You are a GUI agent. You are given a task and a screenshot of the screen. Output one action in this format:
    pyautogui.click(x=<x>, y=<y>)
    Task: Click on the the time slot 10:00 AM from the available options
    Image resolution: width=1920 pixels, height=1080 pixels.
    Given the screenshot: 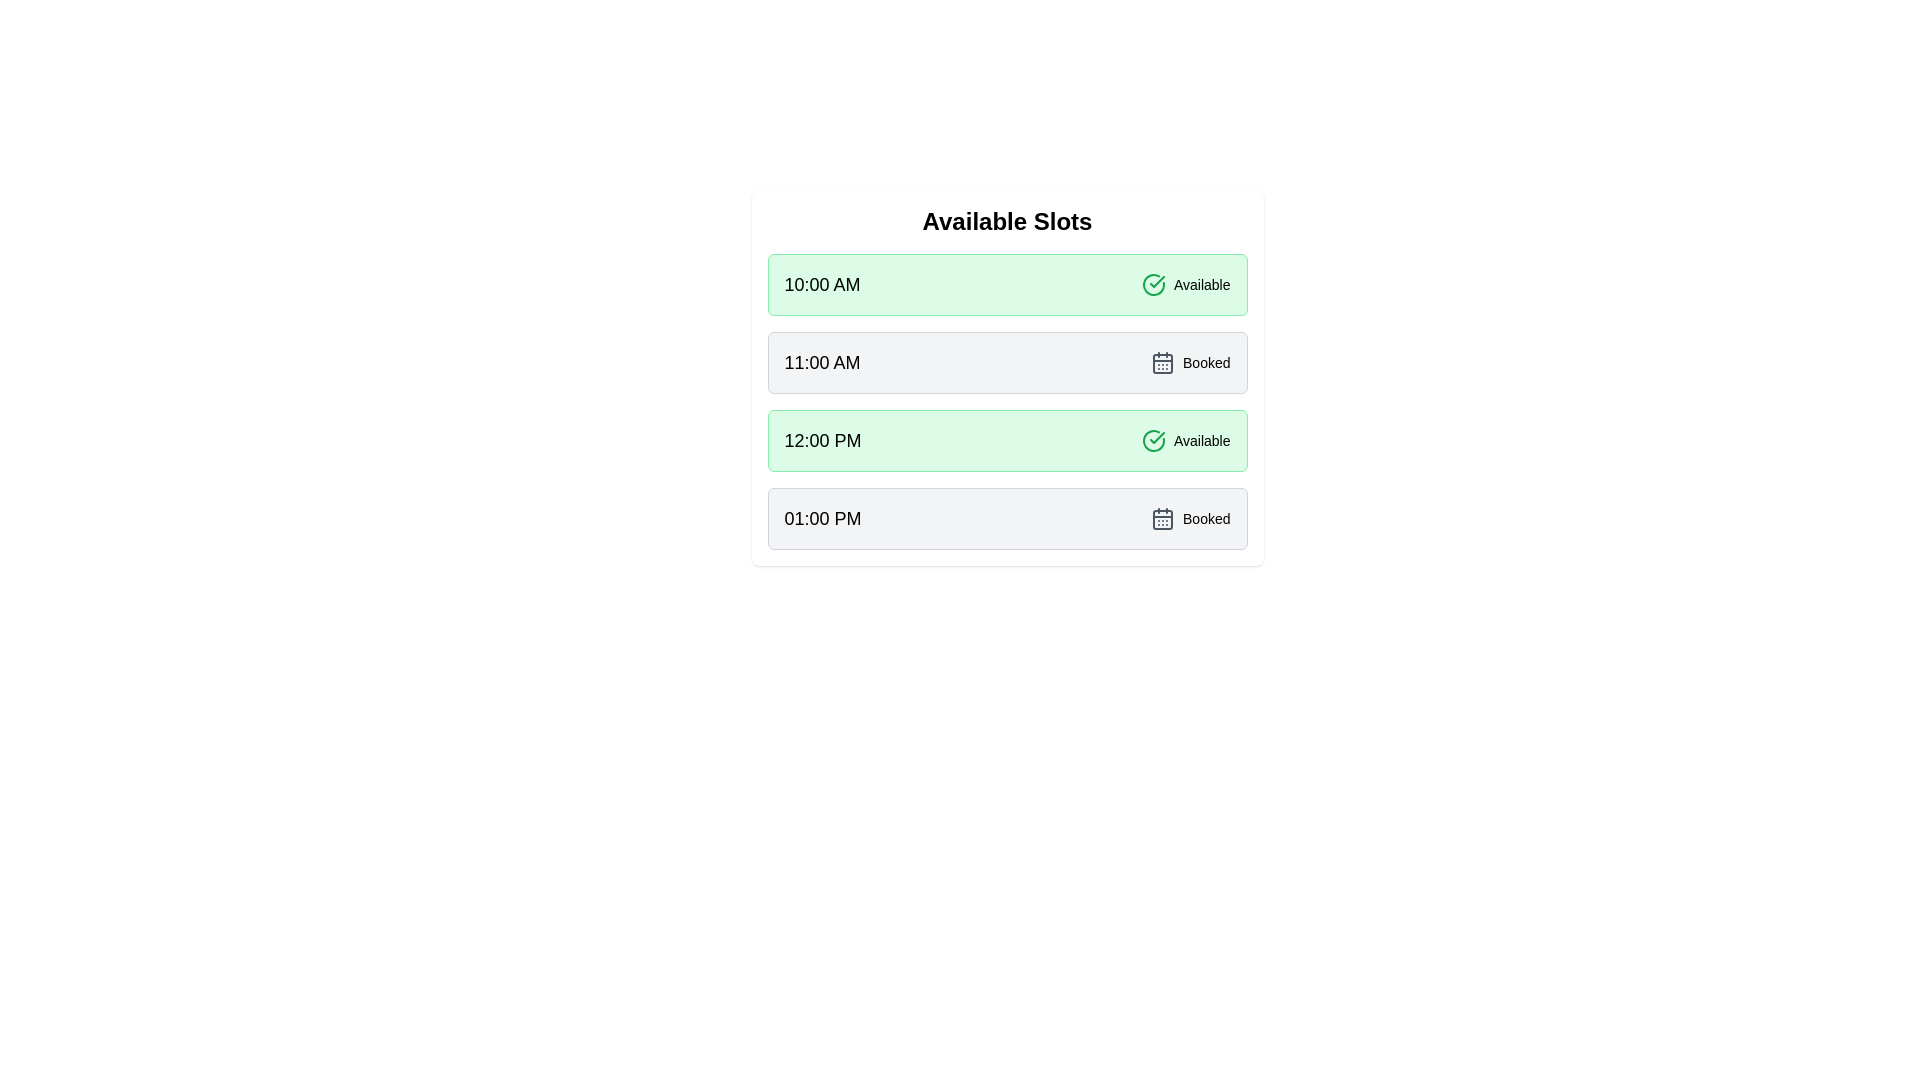 What is the action you would take?
    pyautogui.click(x=1007, y=285)
    